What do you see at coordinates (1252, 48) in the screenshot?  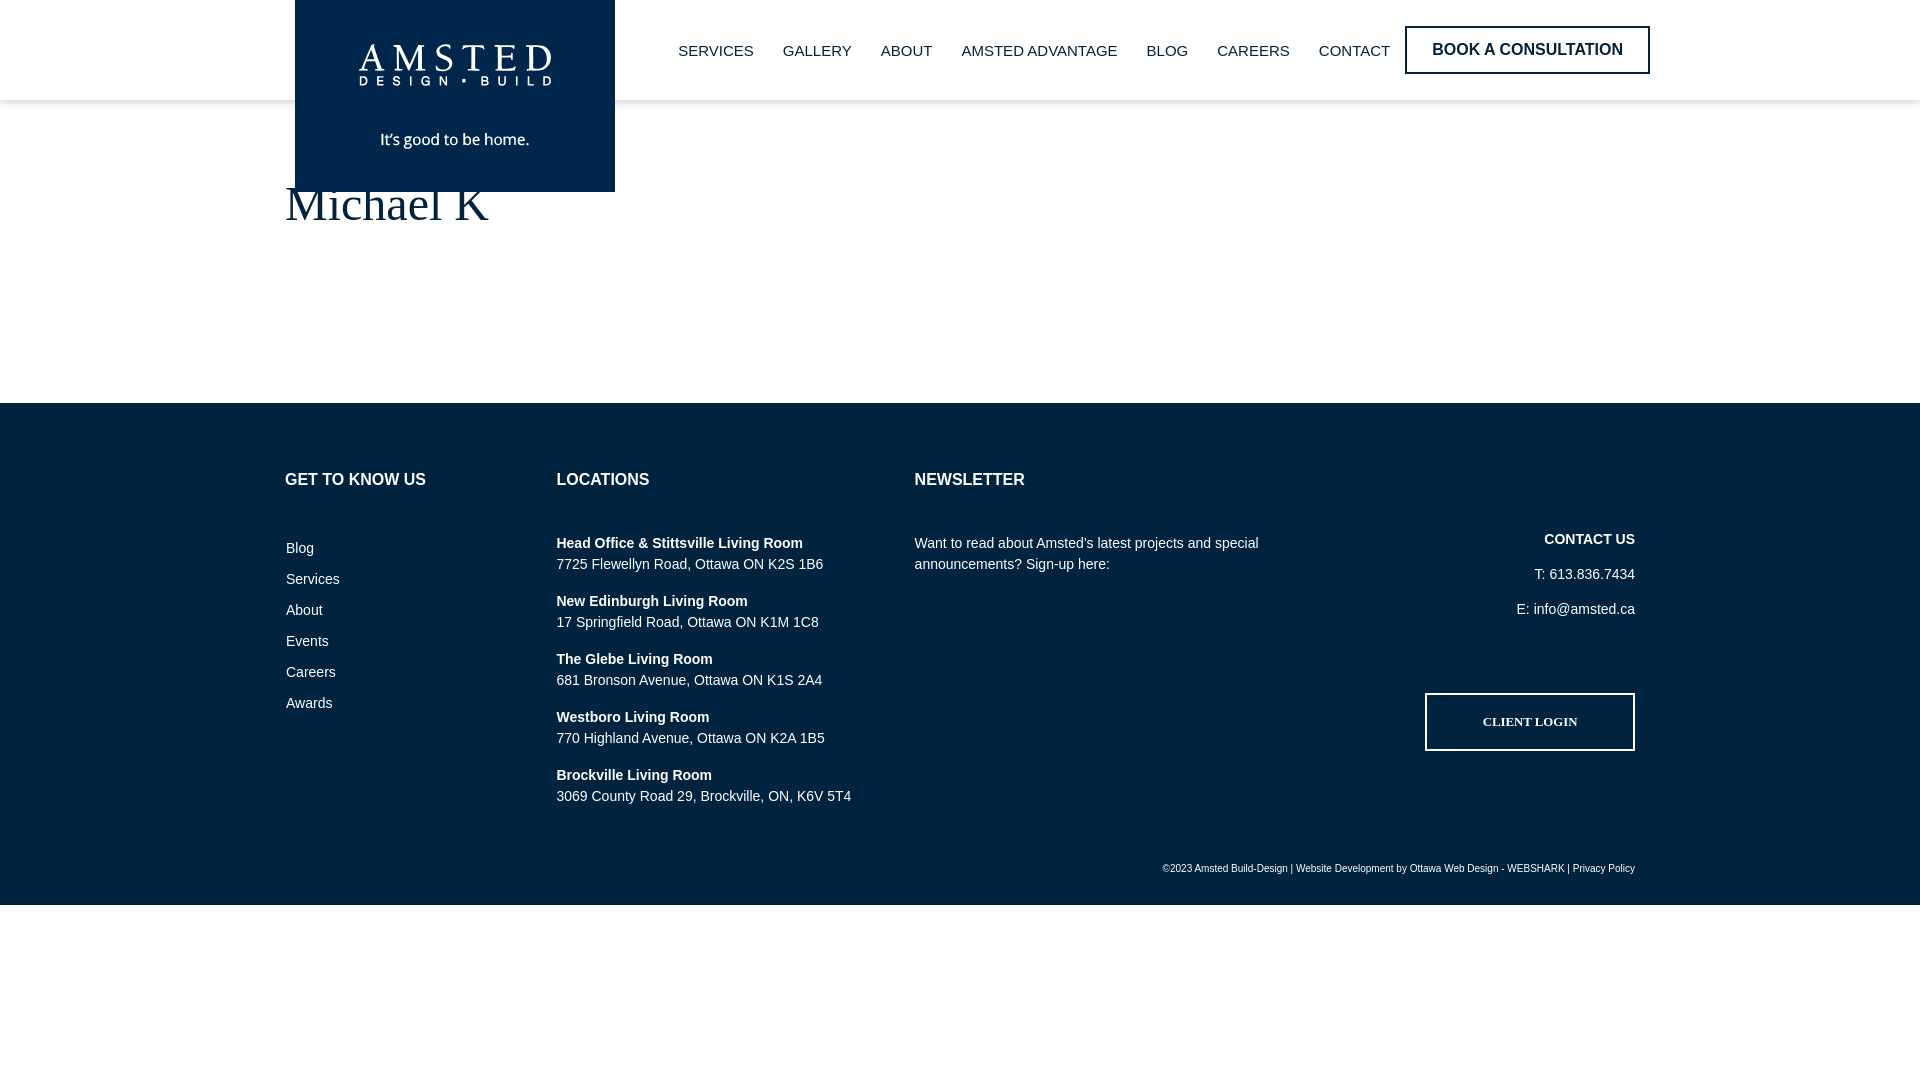 I see `'CAREERS'` at bounding box center [1252, 48].